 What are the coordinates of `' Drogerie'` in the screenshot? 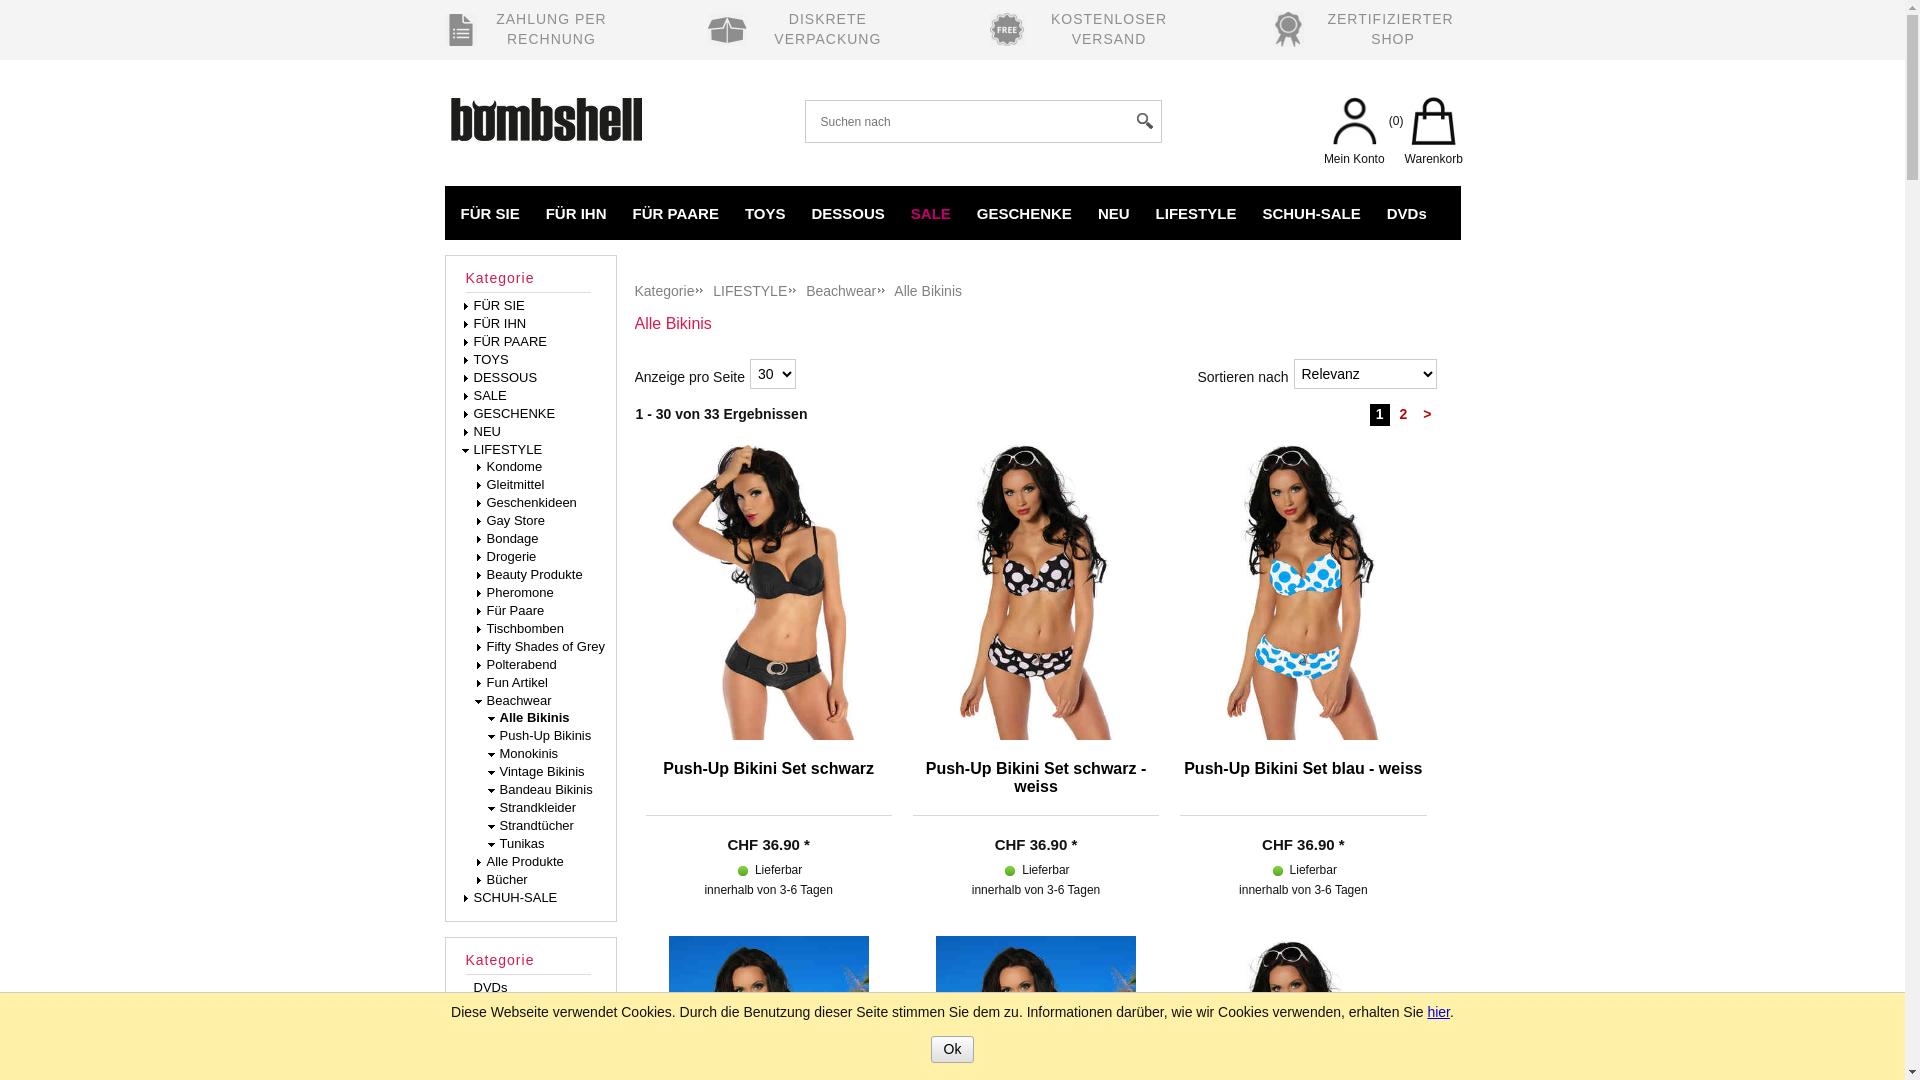 It's located at (485, 556).